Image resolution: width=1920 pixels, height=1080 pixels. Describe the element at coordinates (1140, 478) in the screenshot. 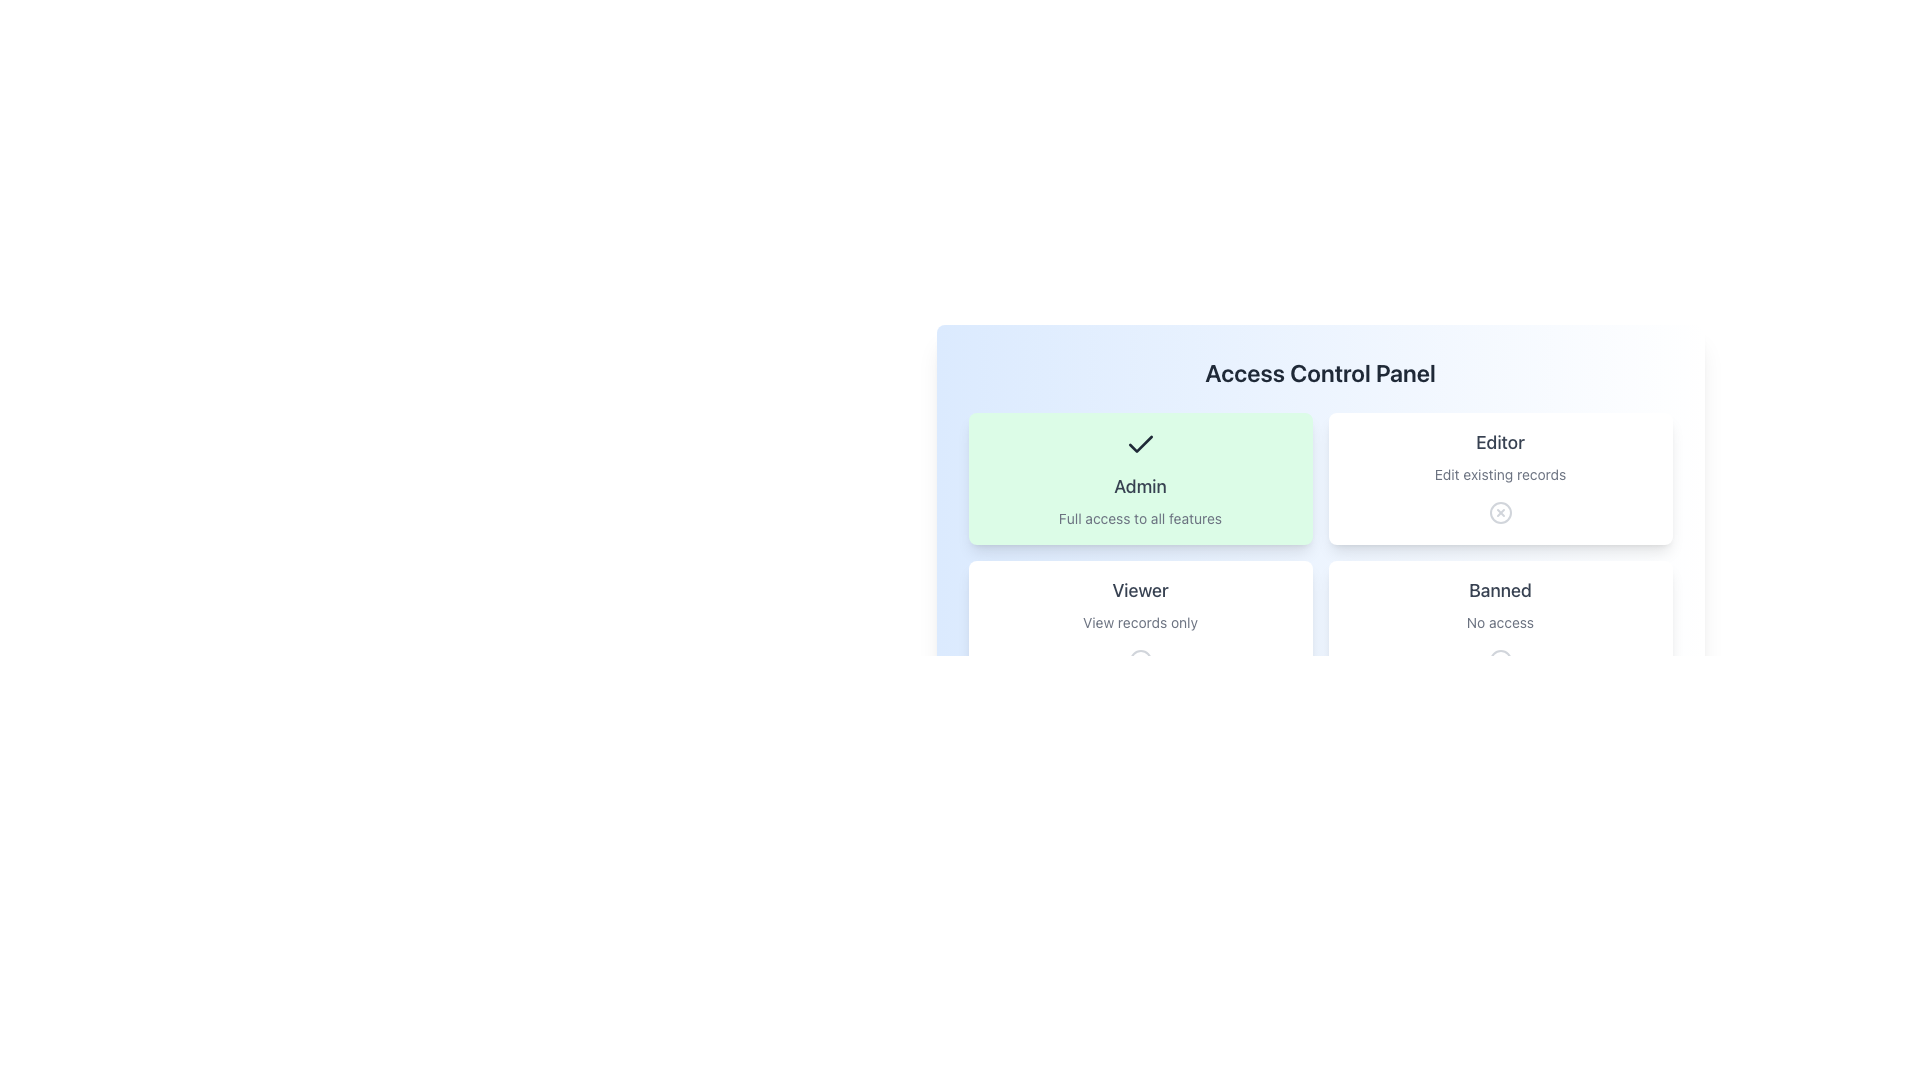

I see `to select the 'Admin' role option in the access control panel, which is the first selectable card positioned at the top-left corner of the grid` at that location.